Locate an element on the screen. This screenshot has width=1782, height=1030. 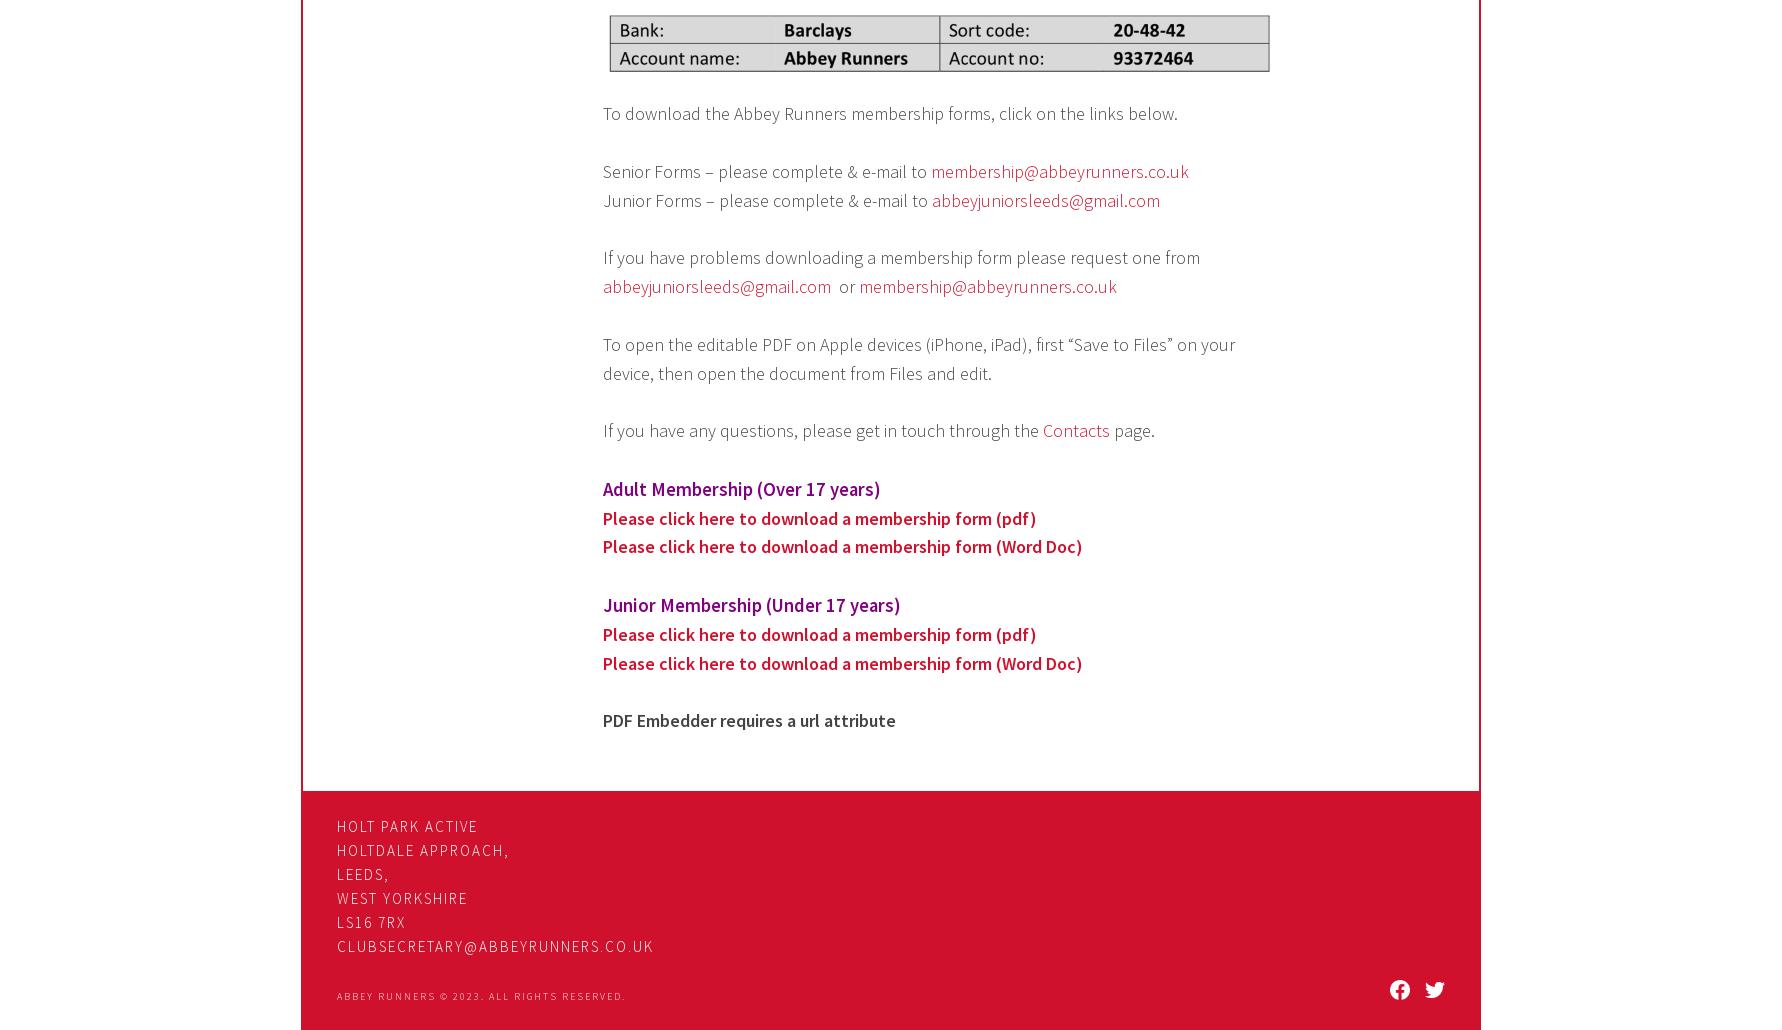
'Junior Membership (Under 17 years)' is located at coordinates (752, 604).